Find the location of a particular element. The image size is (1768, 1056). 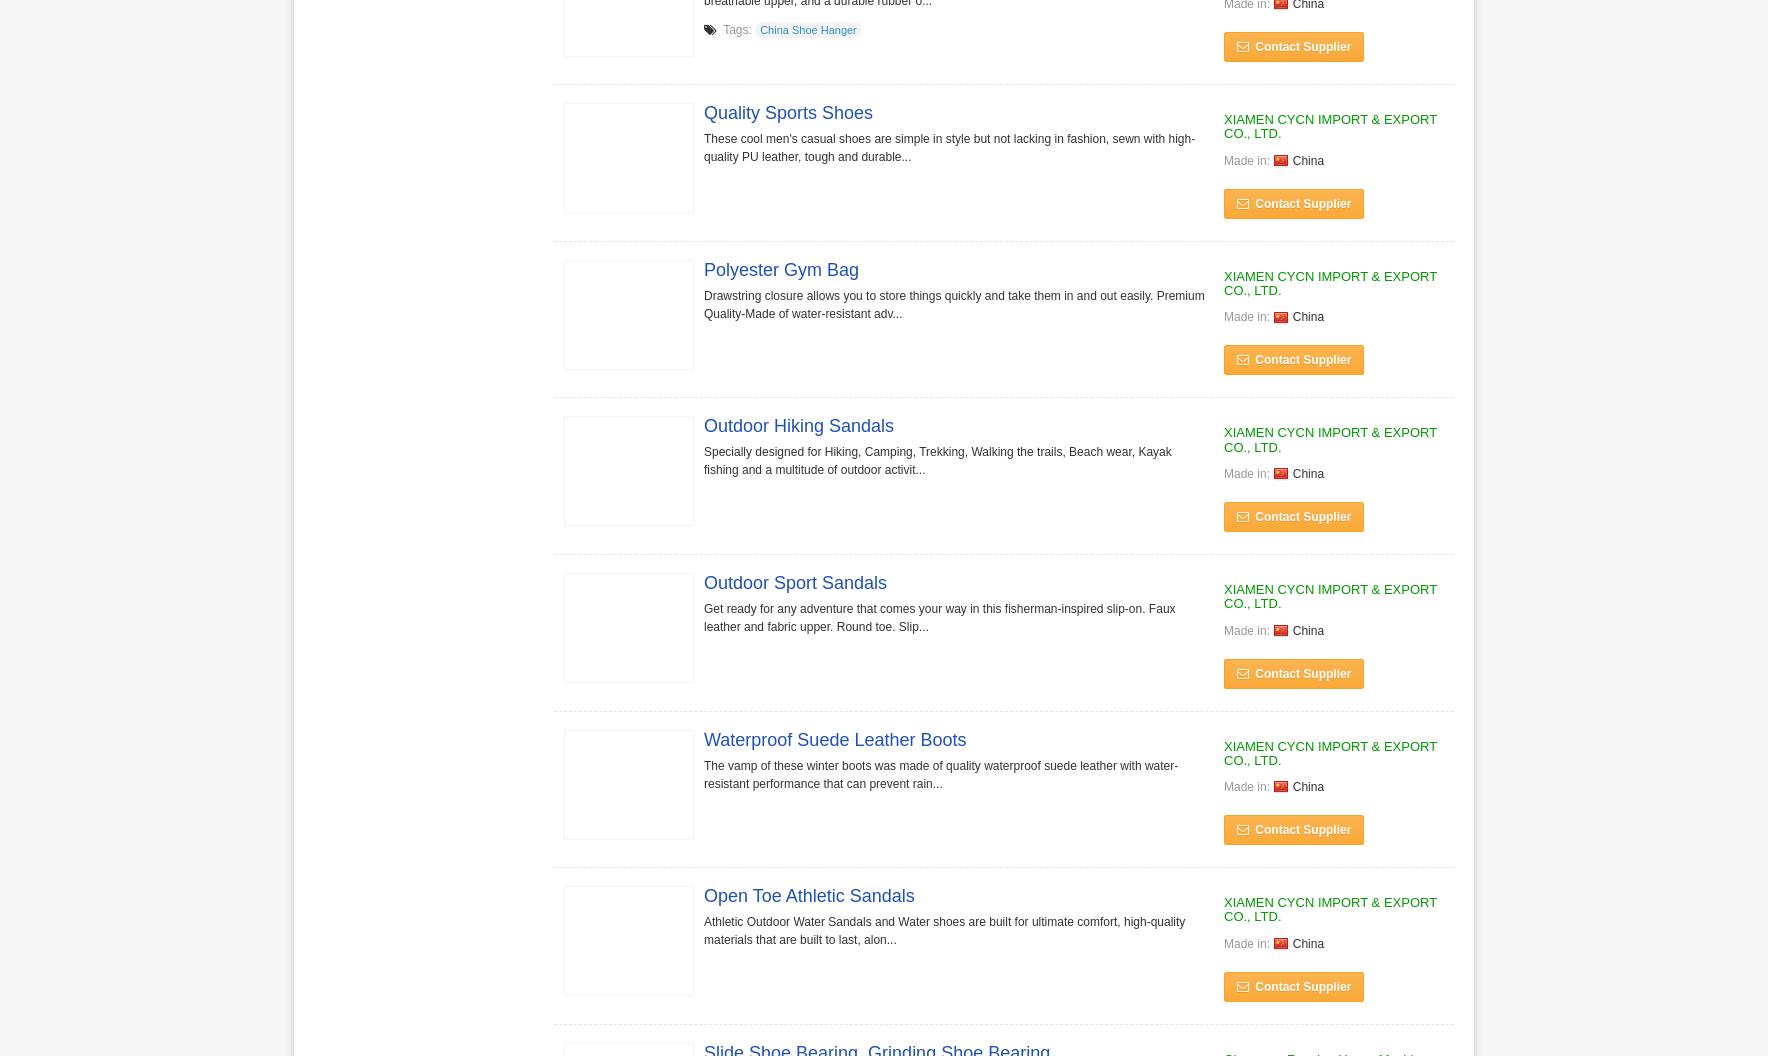

'Athletic Outdoor Water Sandals and Water shoes are built for ultimate comfort, high-quality materials that are built to last, alon...' is located at coordinates (704, 930).